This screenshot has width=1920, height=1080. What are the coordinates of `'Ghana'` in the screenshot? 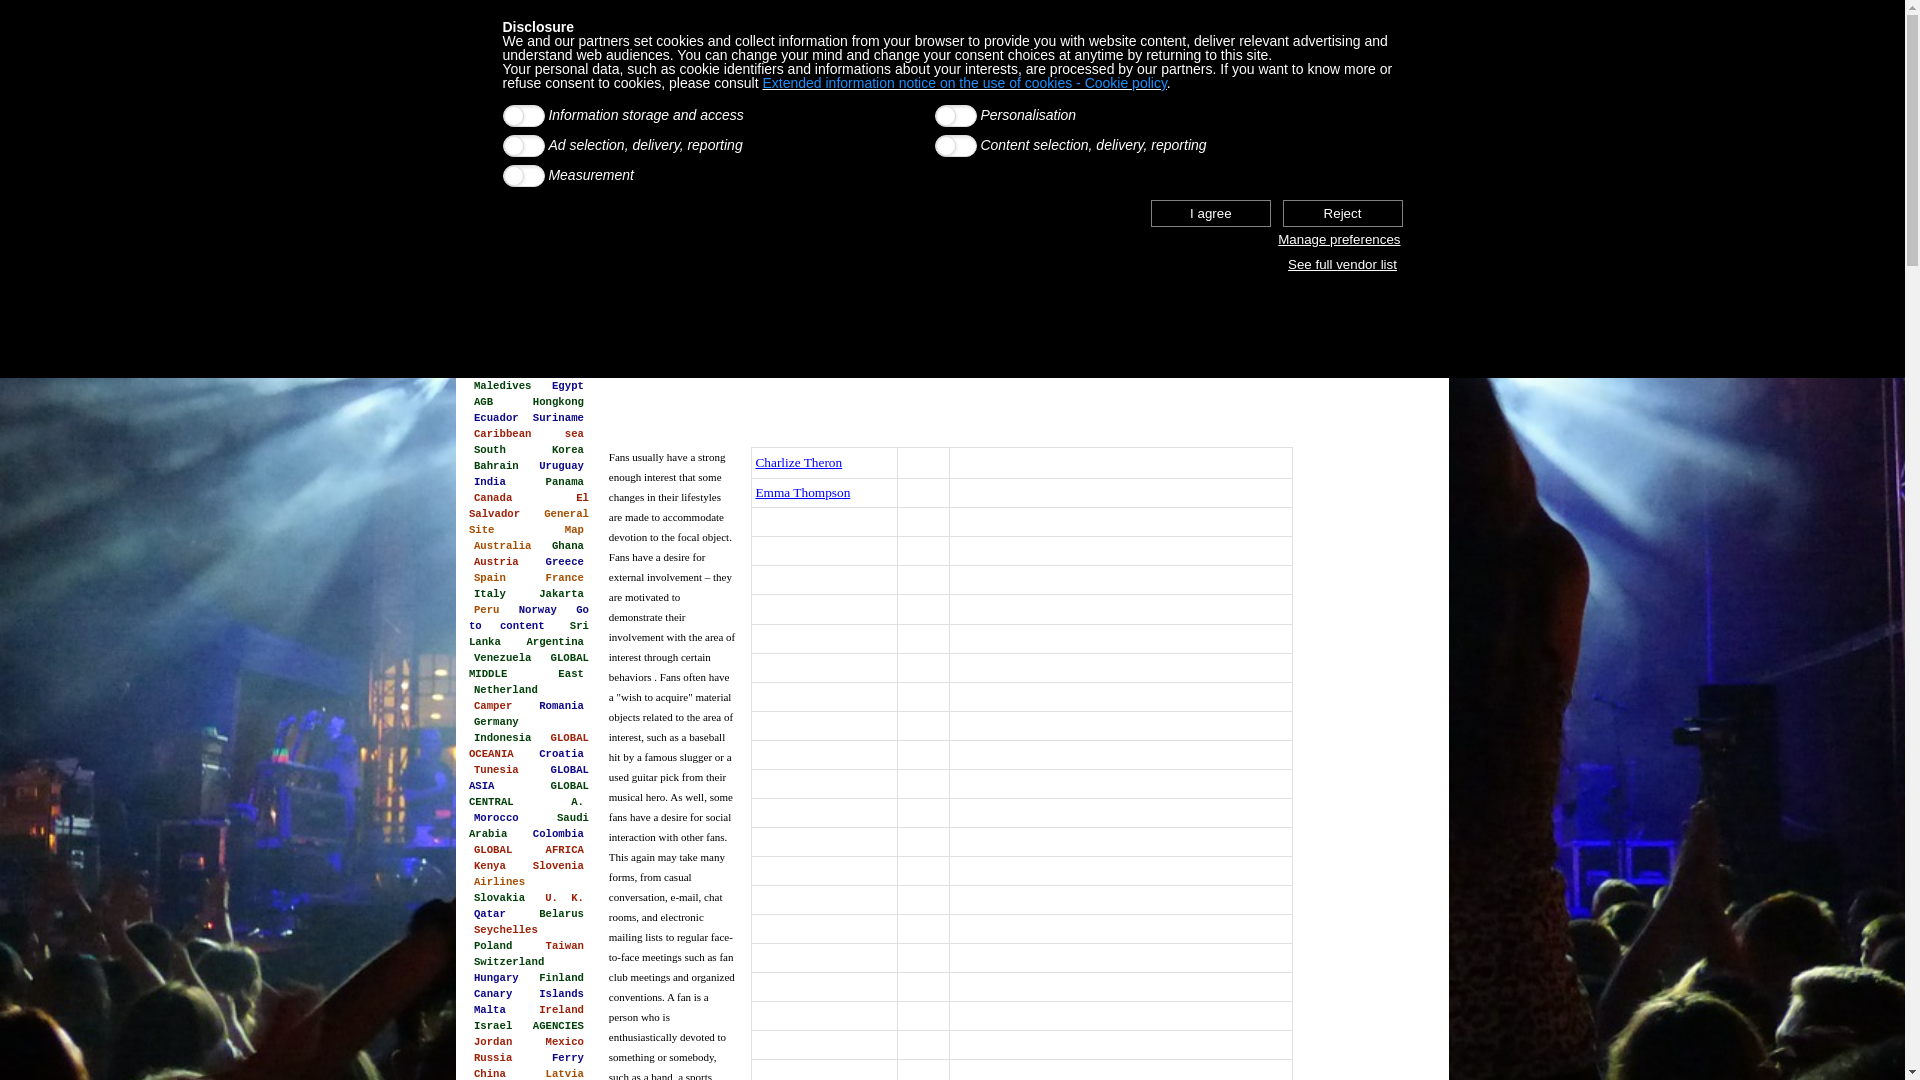 It's located at (566, 546).